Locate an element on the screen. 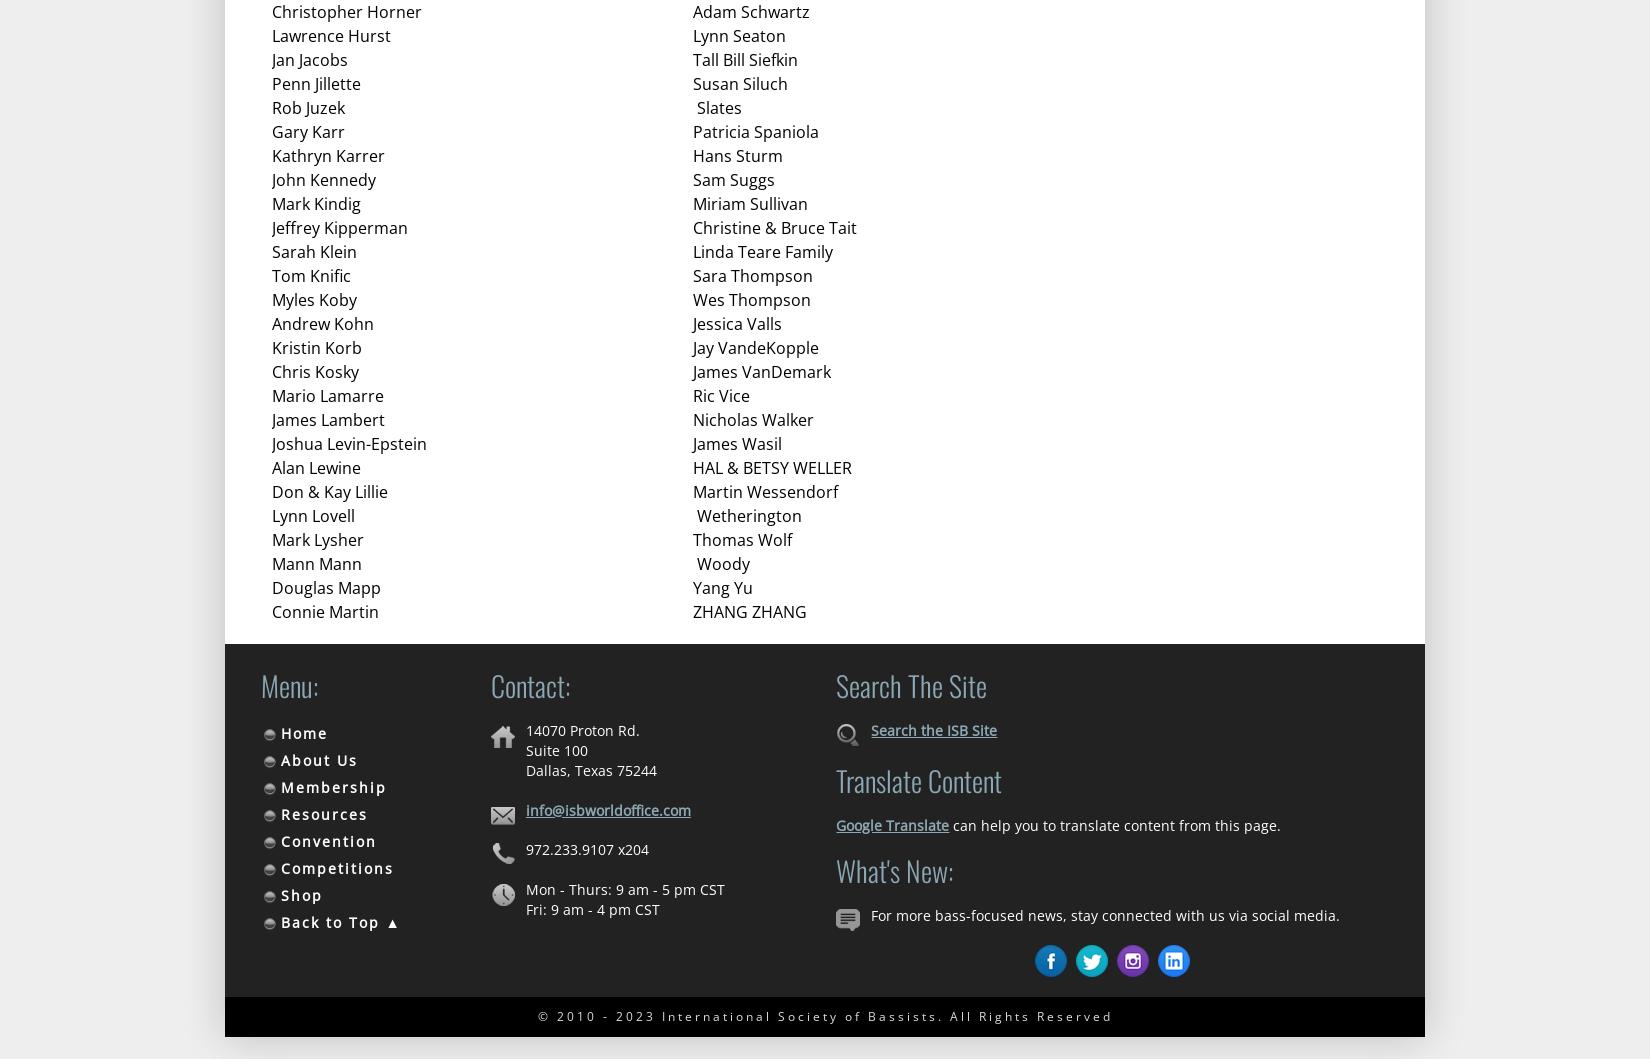 This screenshot has width=1650, height=1059. 'Woody' is located at coordinates (720, 563).